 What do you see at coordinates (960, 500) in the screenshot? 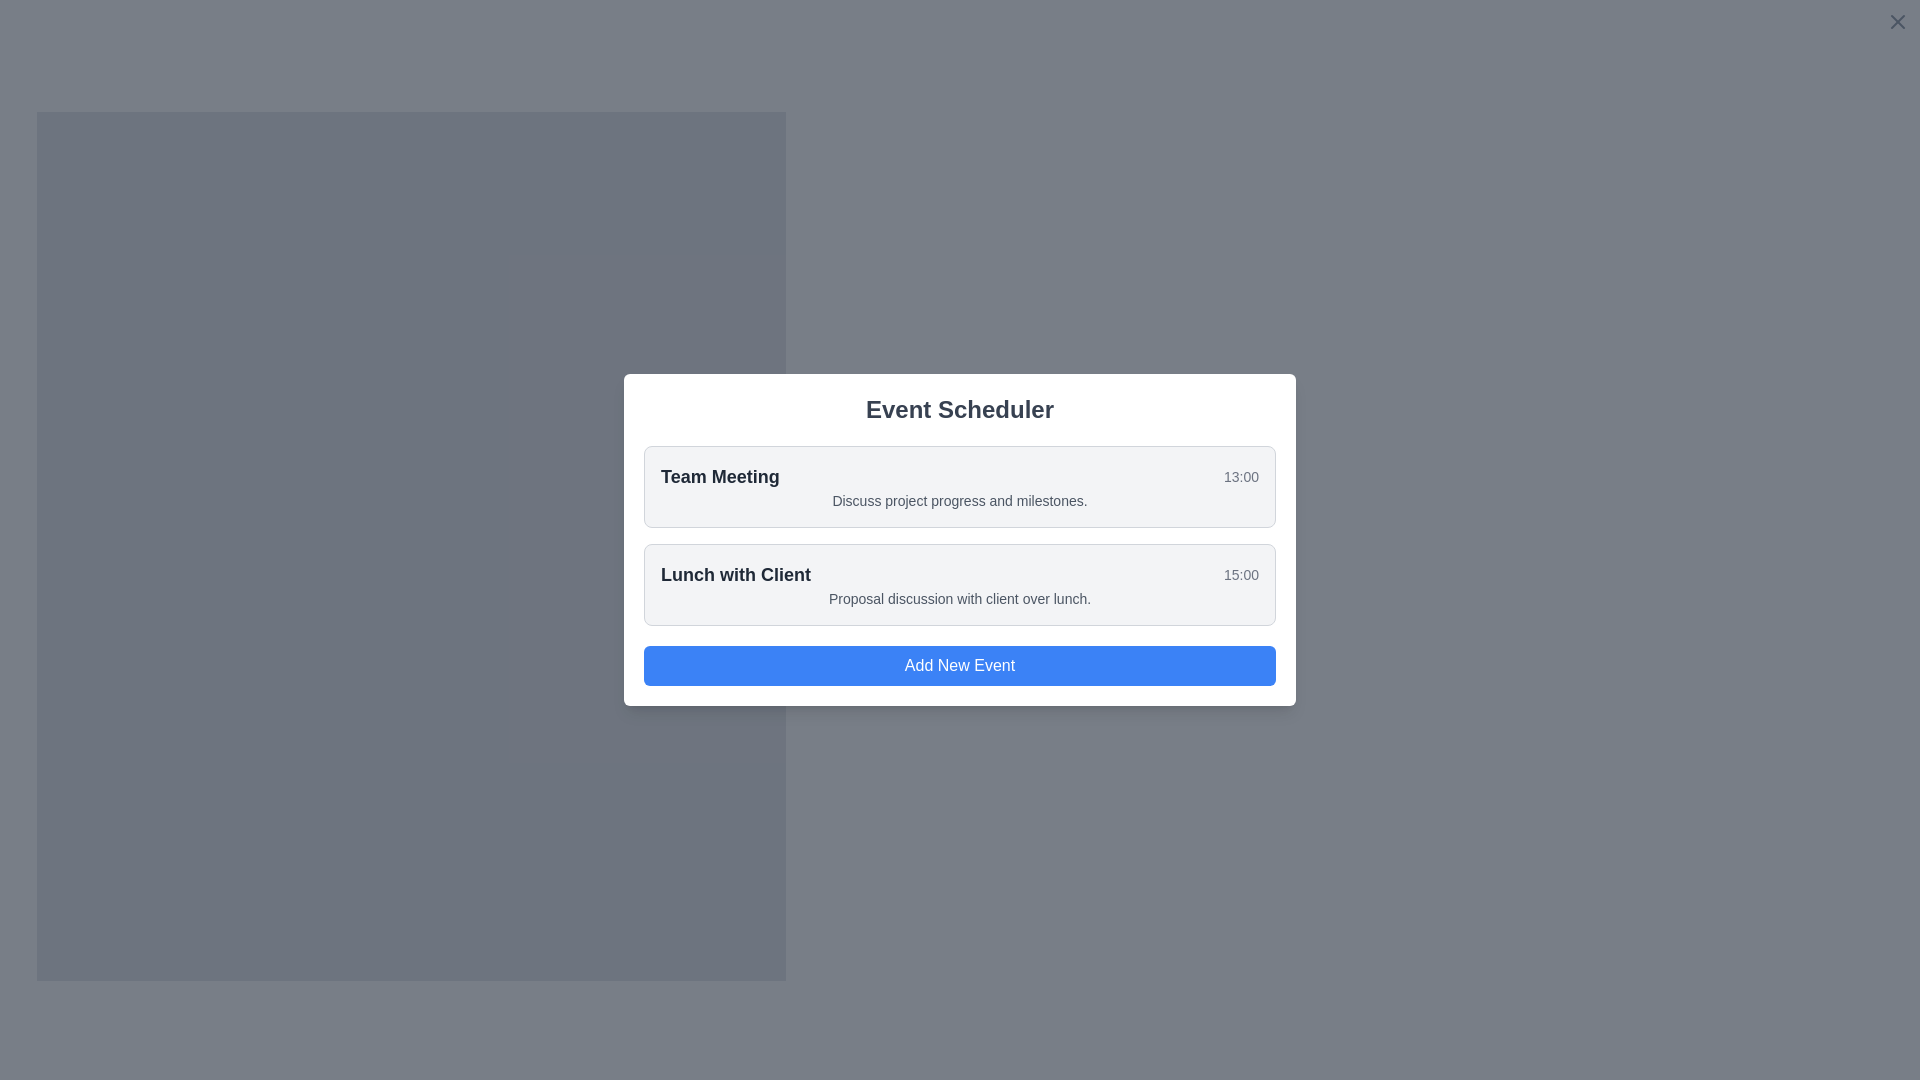
I see `the Text label providing details about the 'Team Meeting', which is located centrally below the title and above the time in the scheduler interface` at bounding box center [960, 500].